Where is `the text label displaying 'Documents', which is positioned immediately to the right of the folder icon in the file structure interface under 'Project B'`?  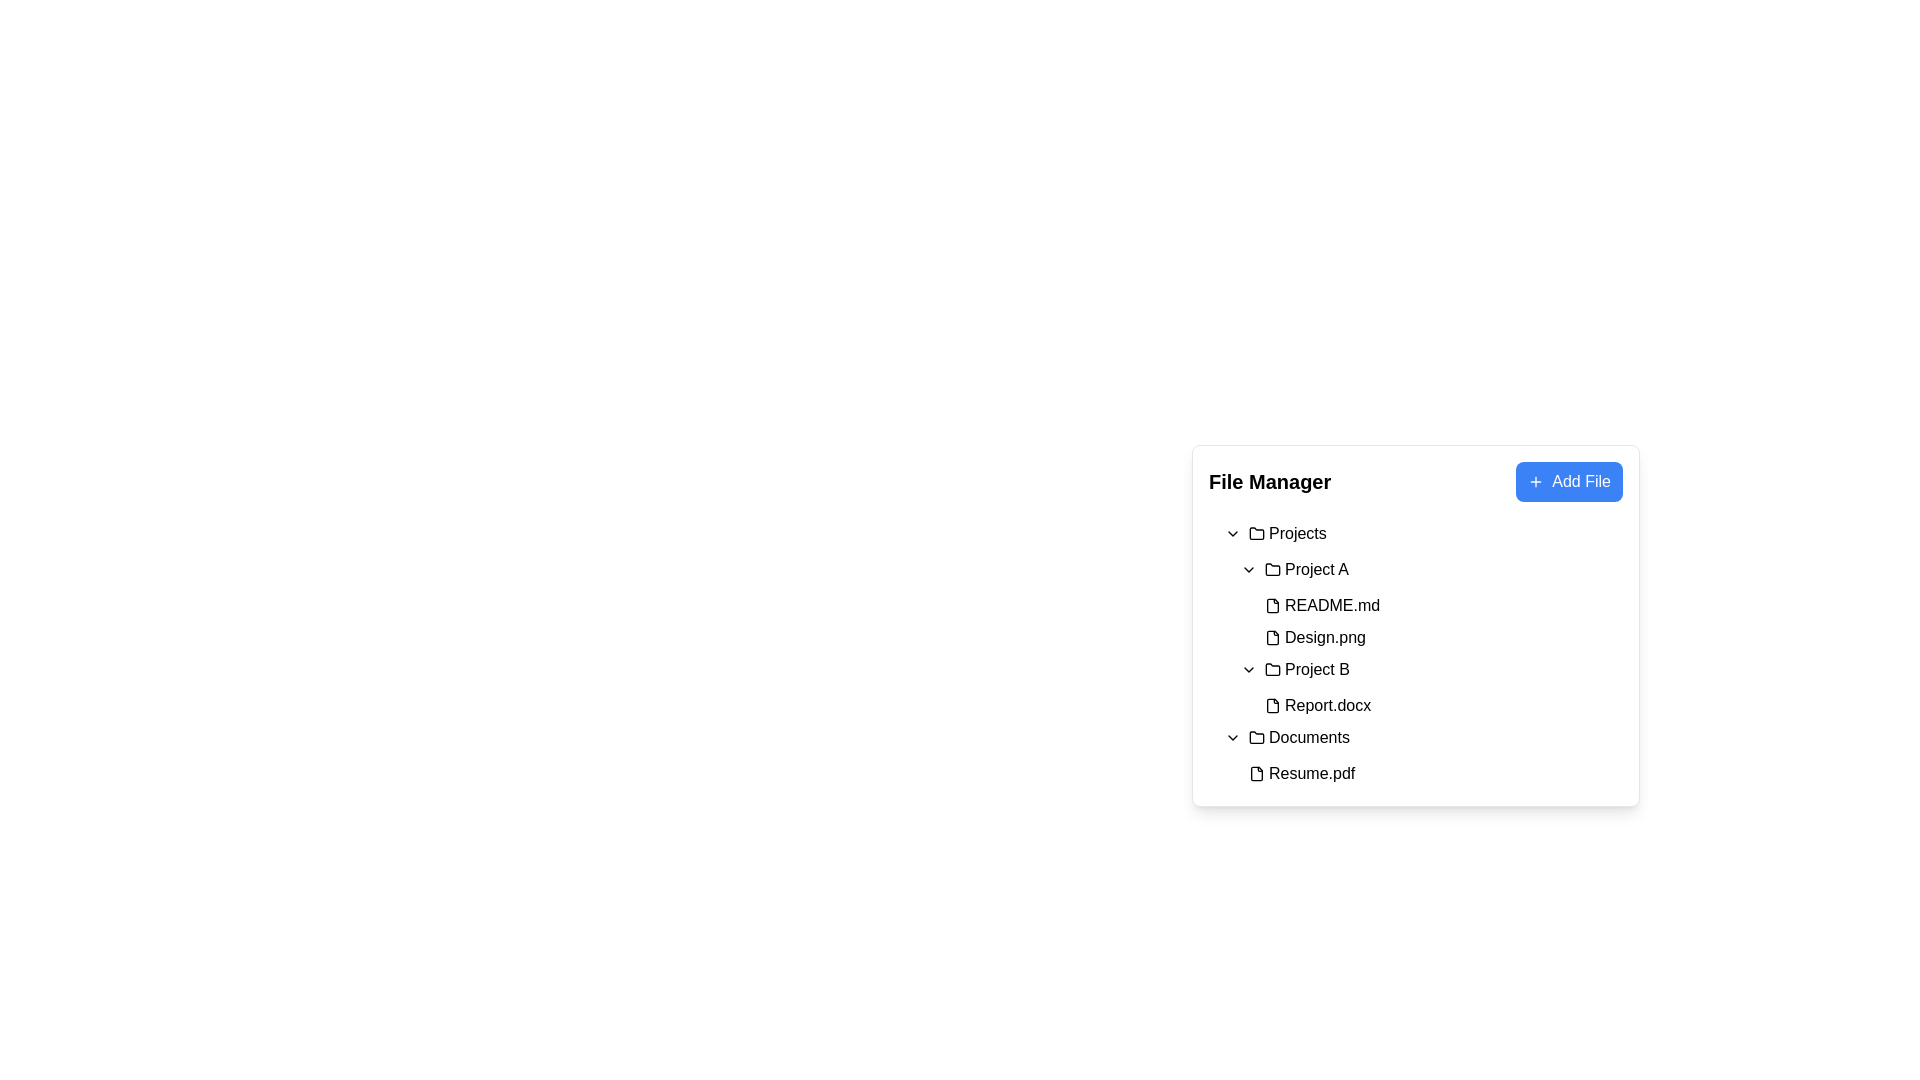
the text label displaying 'Documents', which is positioned immediately to the right of the folder icon in the file structure interface under 'Project B' is located at coordinates (1309, 737).